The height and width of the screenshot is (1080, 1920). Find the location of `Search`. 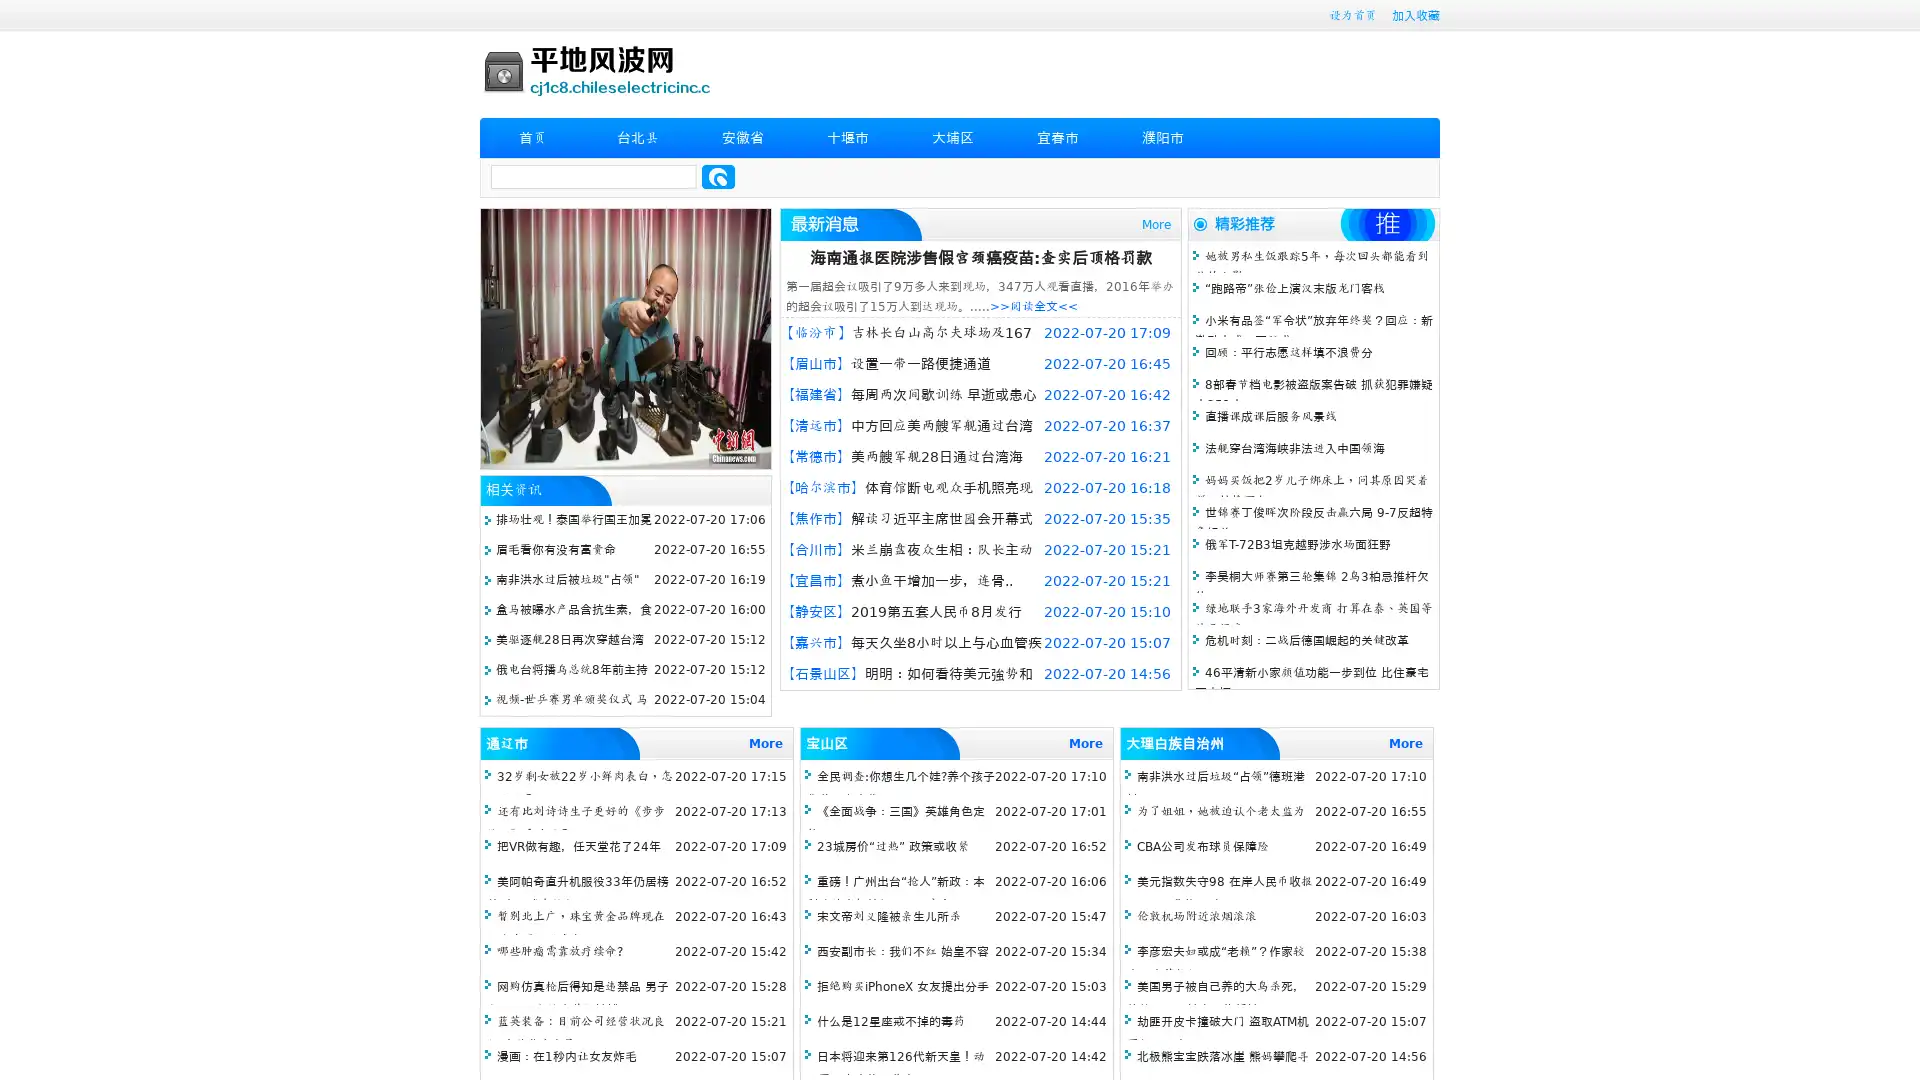

Search is located at coordinates (718, 176).